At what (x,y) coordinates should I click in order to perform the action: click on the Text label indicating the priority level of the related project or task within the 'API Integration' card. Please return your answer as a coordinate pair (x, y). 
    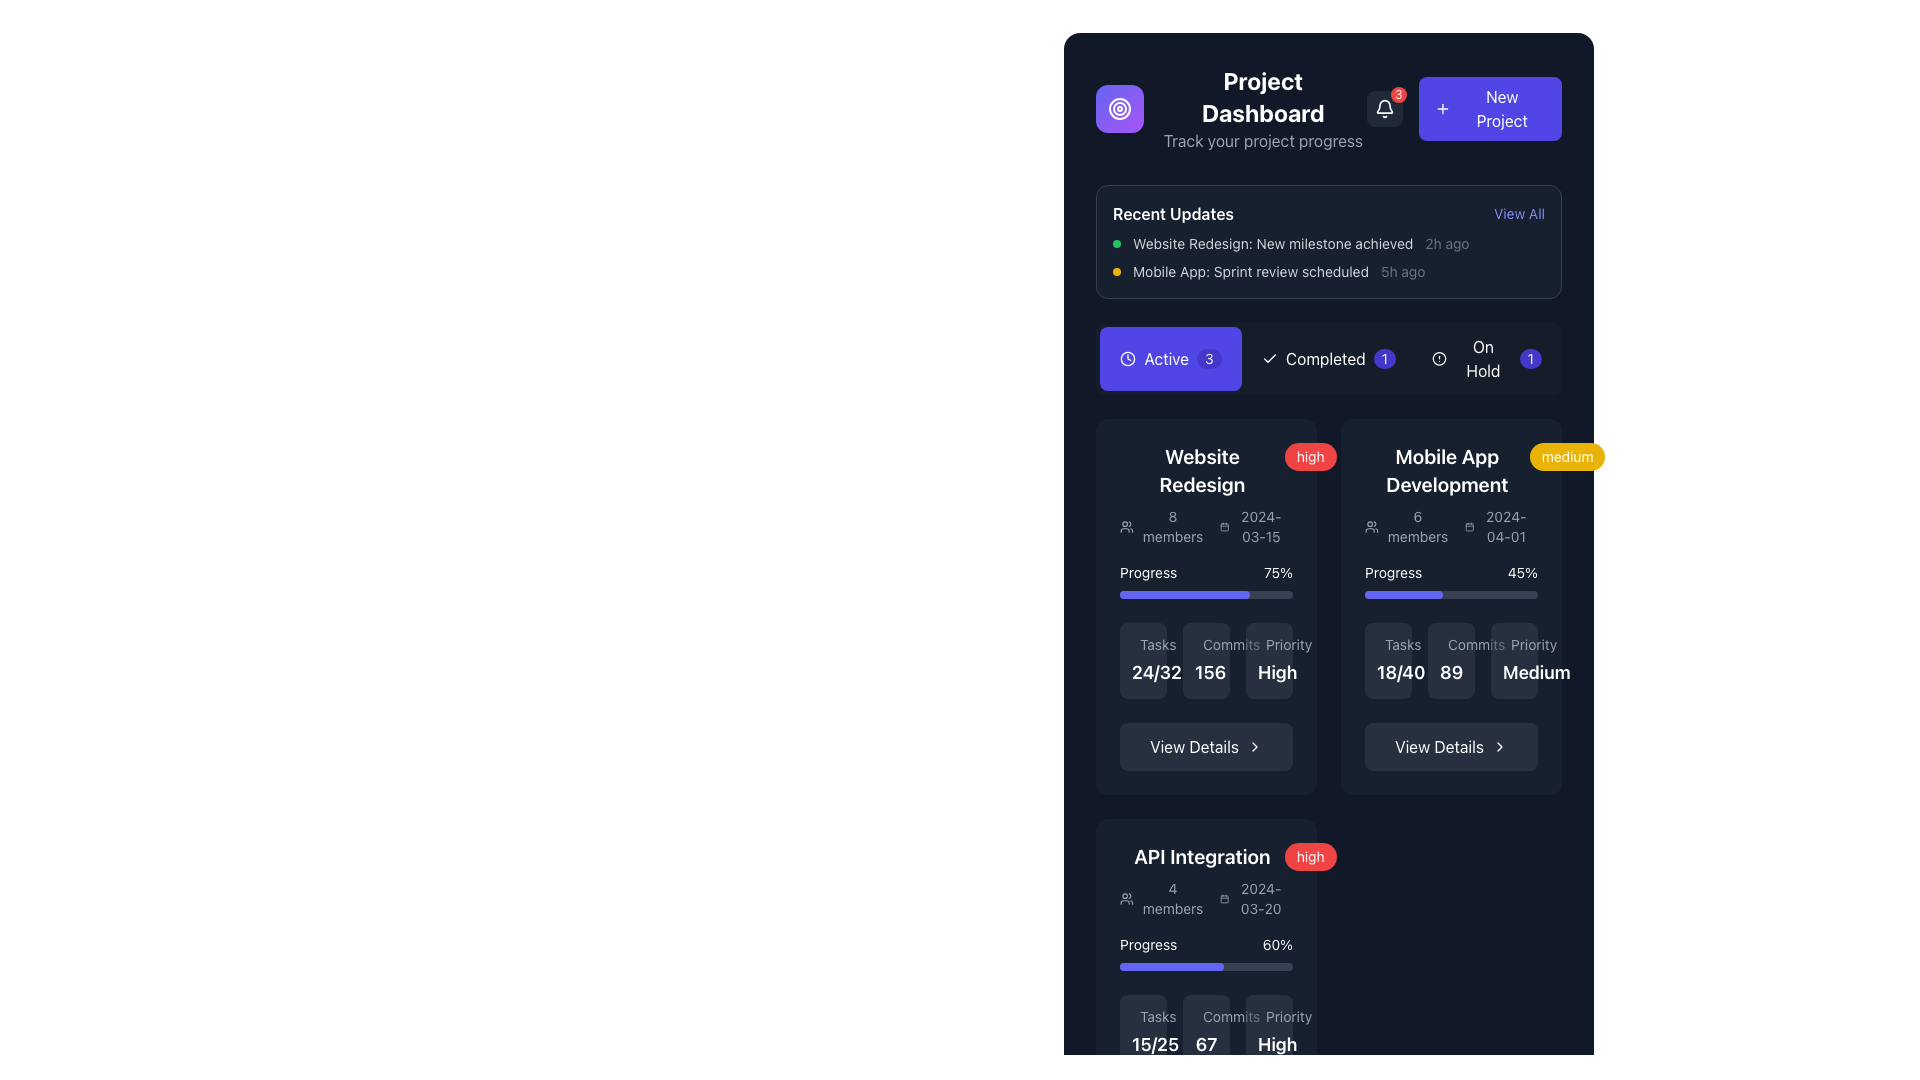
    Looking at the image, I should click on (1268, 1017).